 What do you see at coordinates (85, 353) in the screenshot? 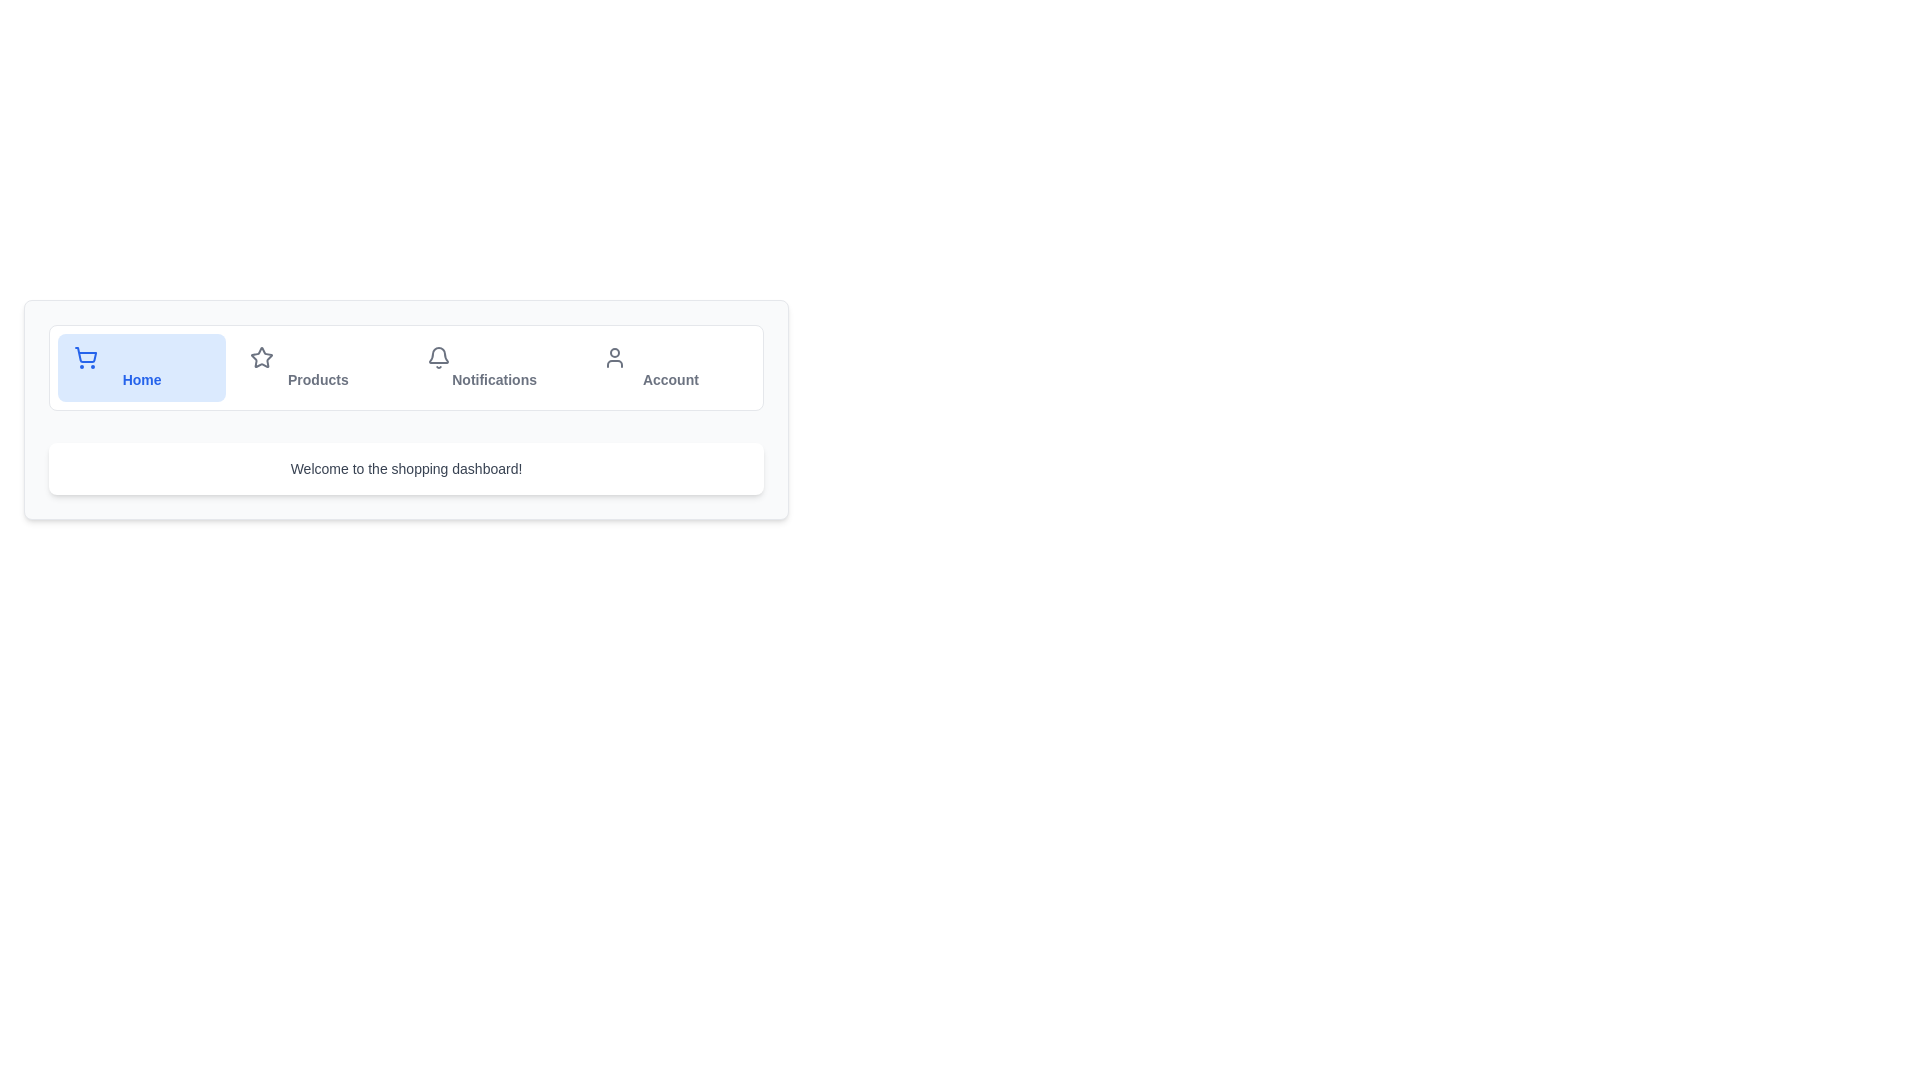
I see `the shopping cart icon located in the 'Home' tab of the horizontal navigation menu` at bounding box center [85, 353].